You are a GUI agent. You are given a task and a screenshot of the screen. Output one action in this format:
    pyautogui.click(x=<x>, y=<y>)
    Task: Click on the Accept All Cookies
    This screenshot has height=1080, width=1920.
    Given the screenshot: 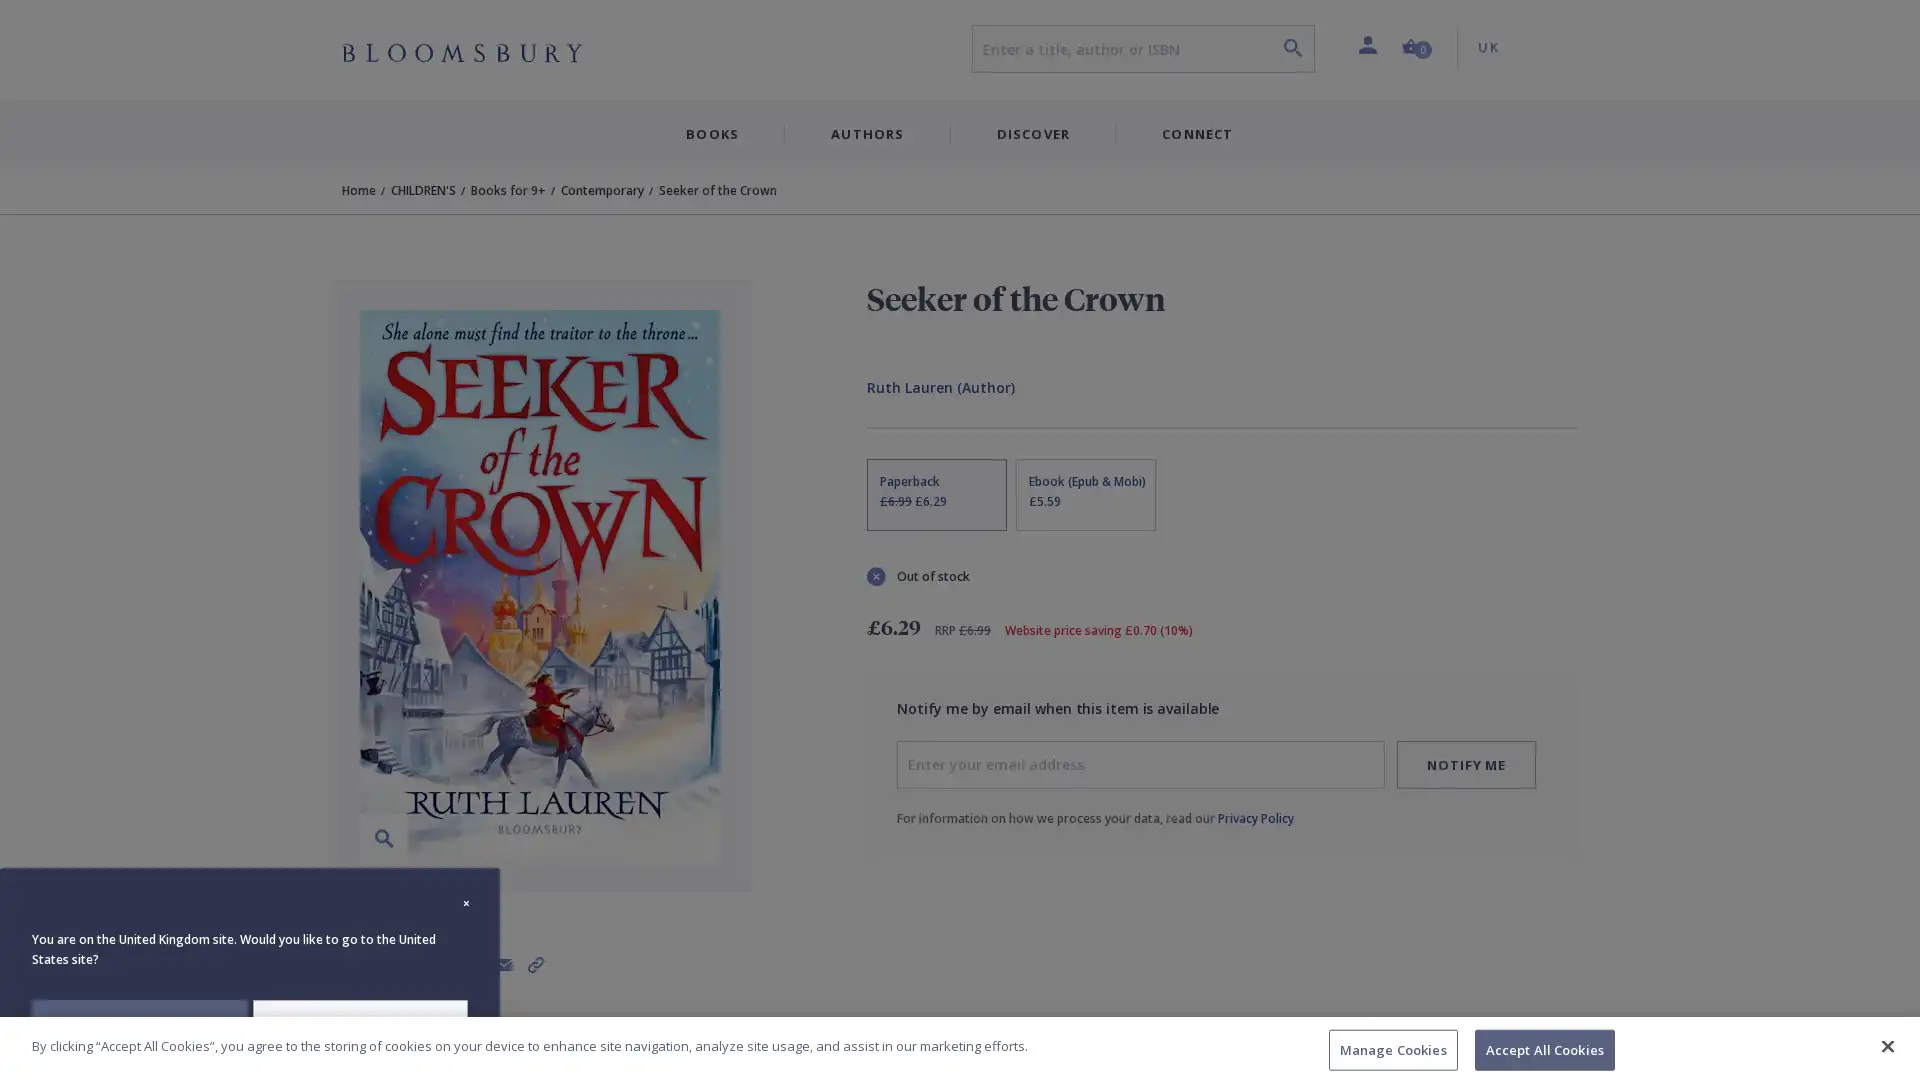 What is the action you would take?
    pyautogui.click(x=1543, y=1048)
    